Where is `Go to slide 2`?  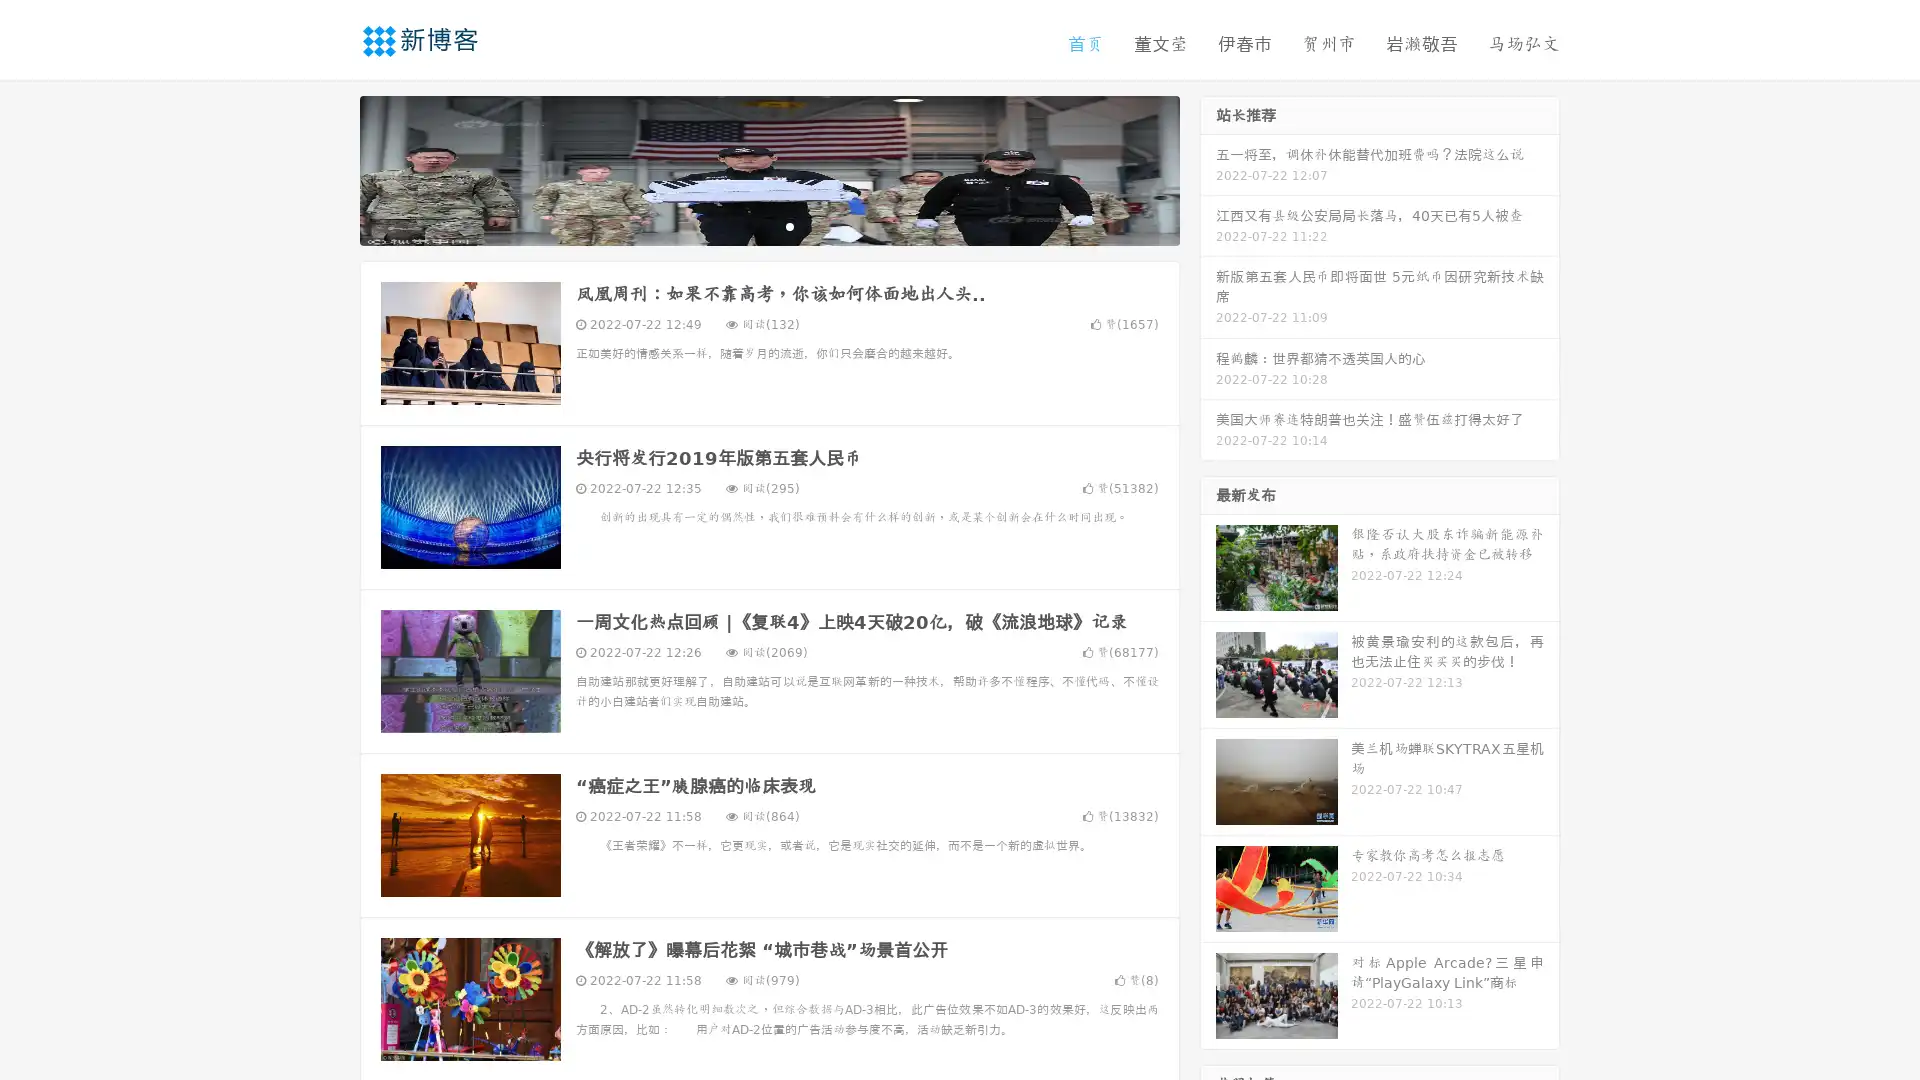
Go to slide 2 is located at coordinates (768, 225).